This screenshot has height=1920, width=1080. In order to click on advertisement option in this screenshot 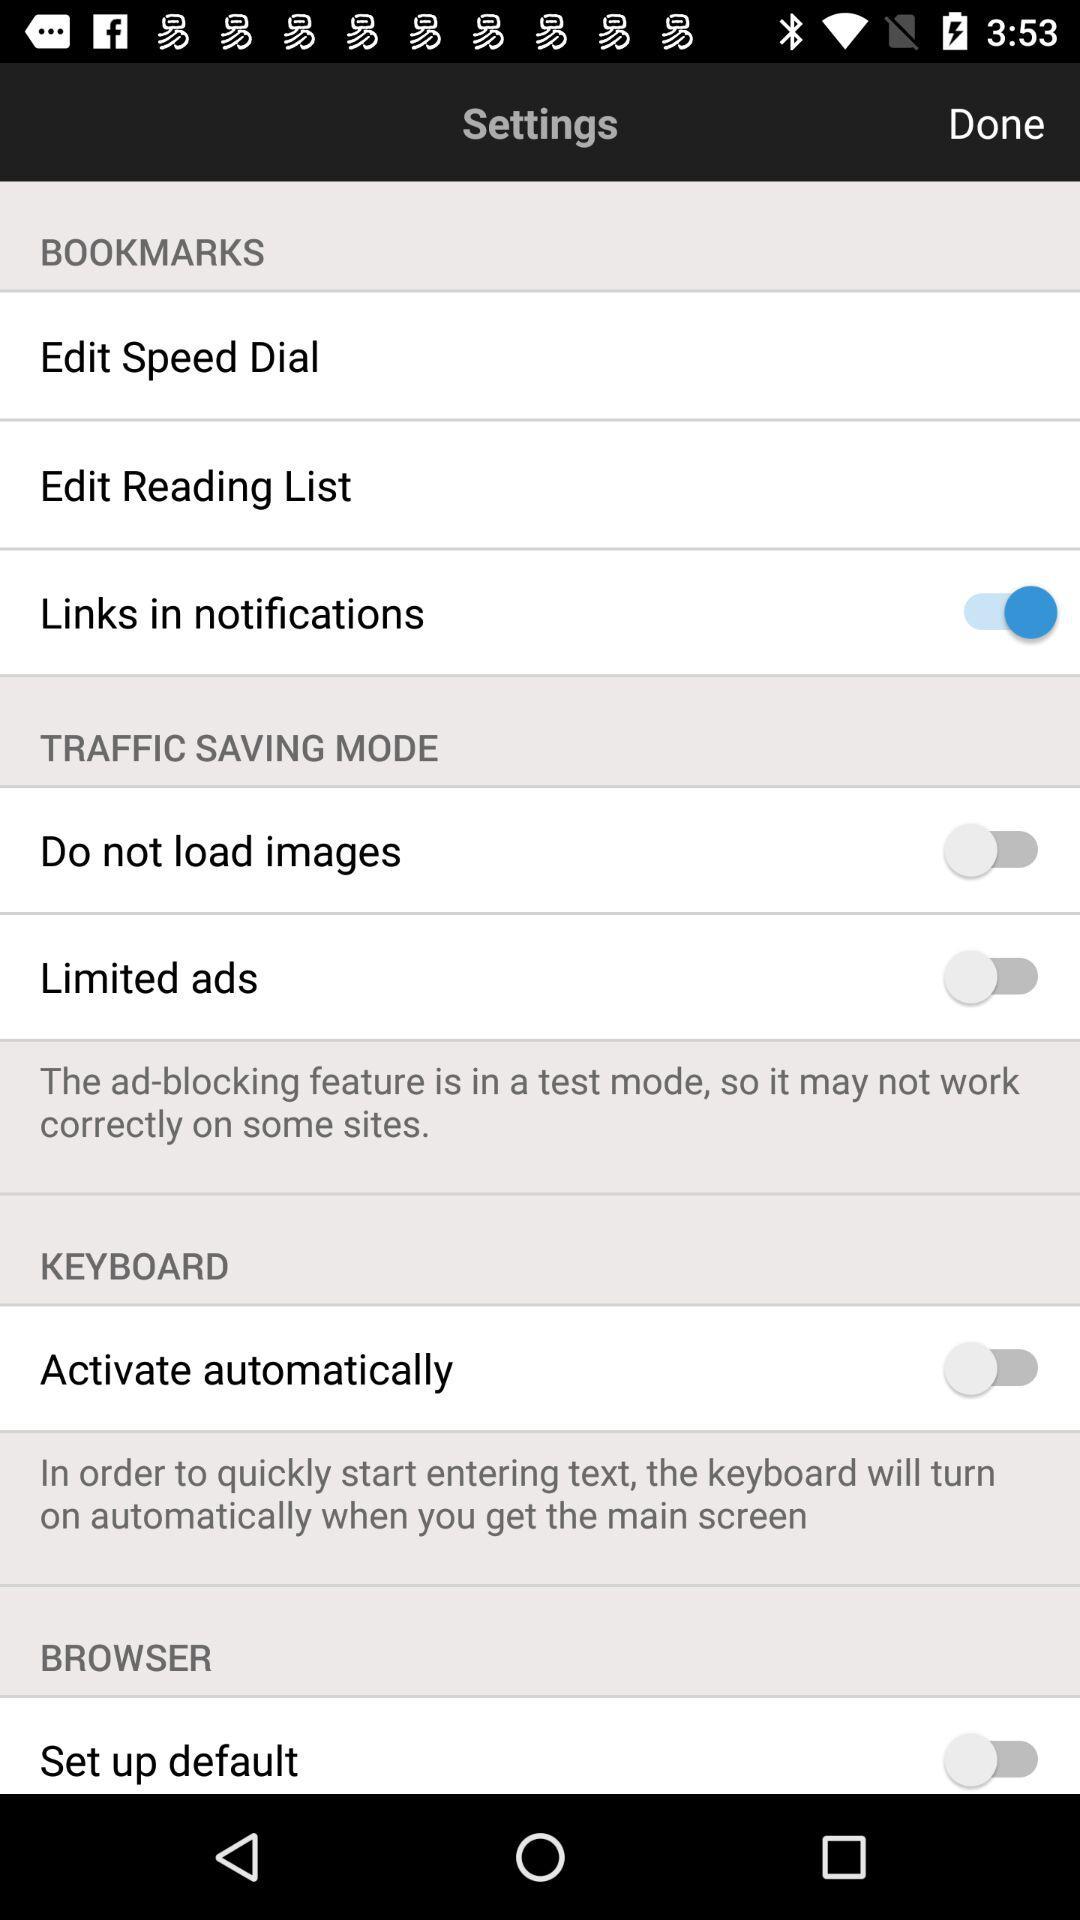, I will do `click(1000, 976)`.